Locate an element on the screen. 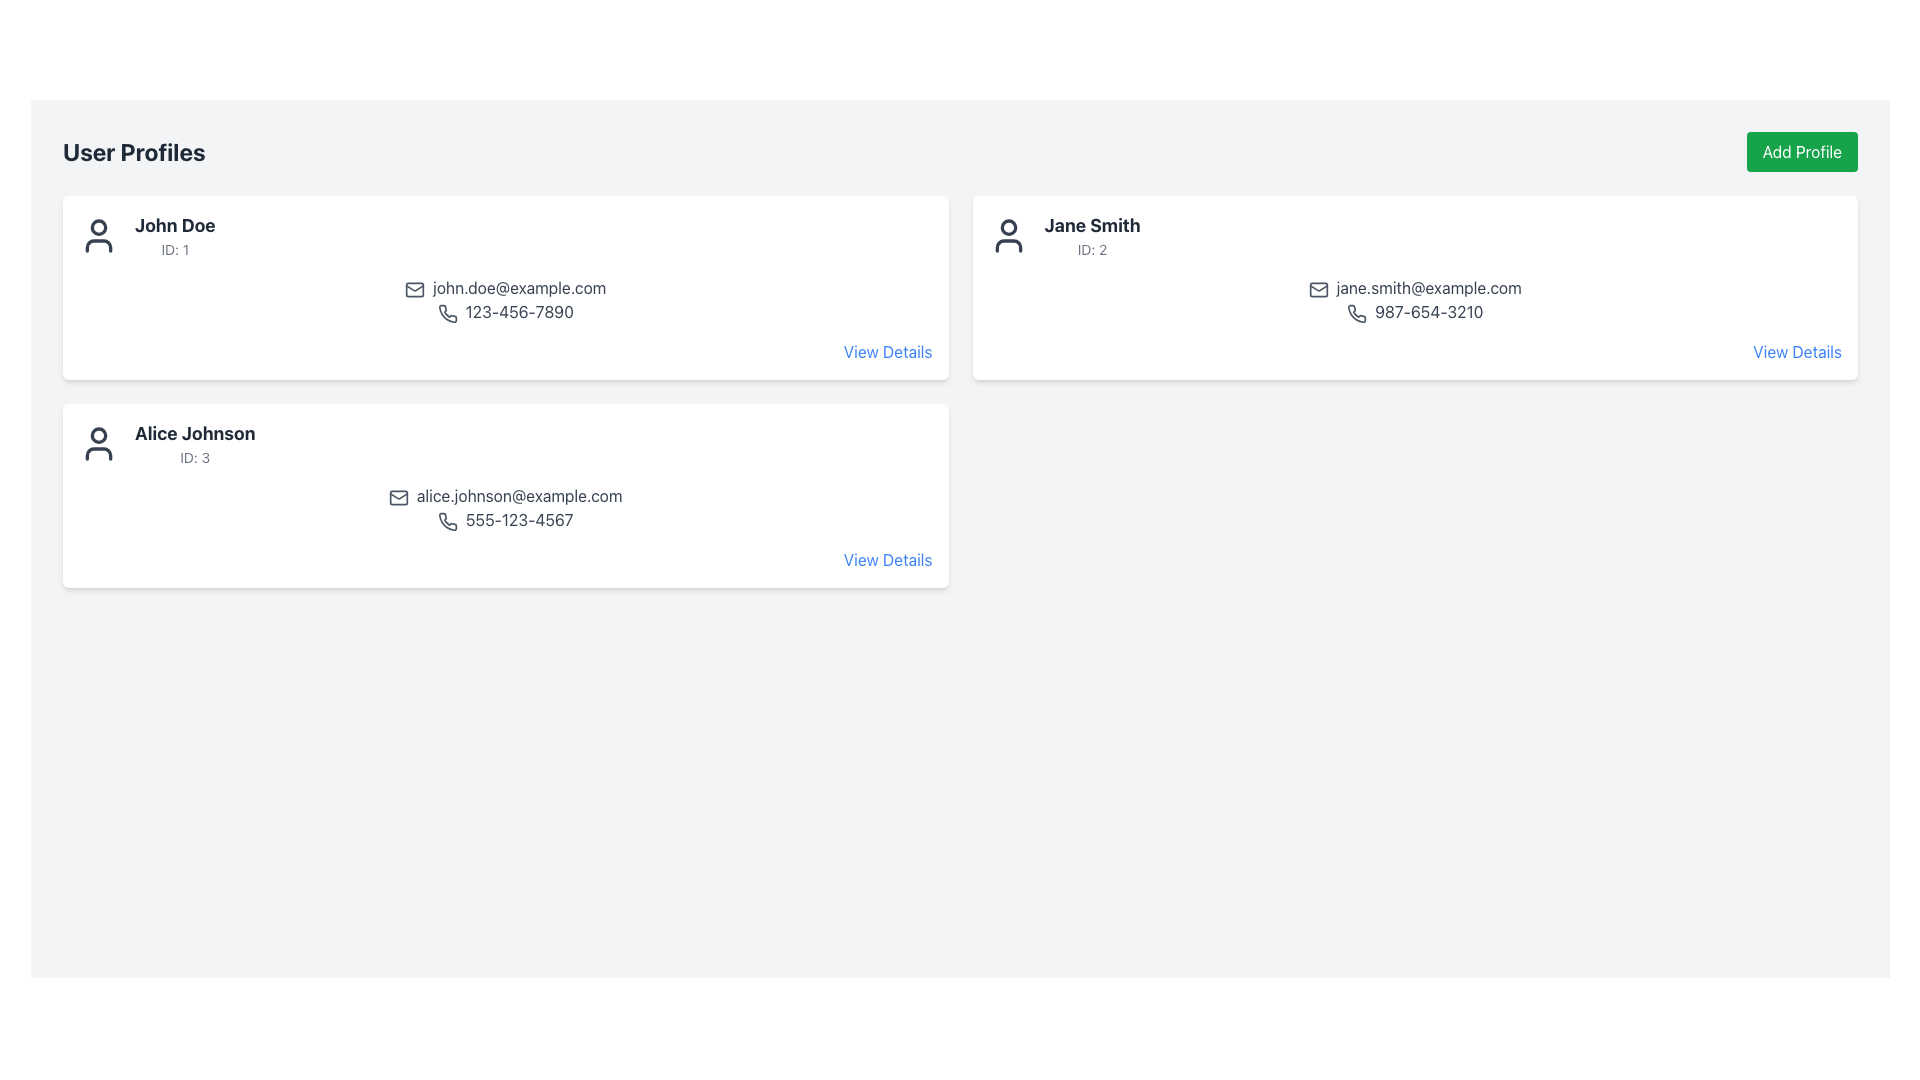 Image resolution: width=1920 pixels, height=1080 pixels. text component displaying the name 'John Doe' and the ID '1' from the first user profile card in the upper-left corner of the layout is located at coordinates (175, 234).